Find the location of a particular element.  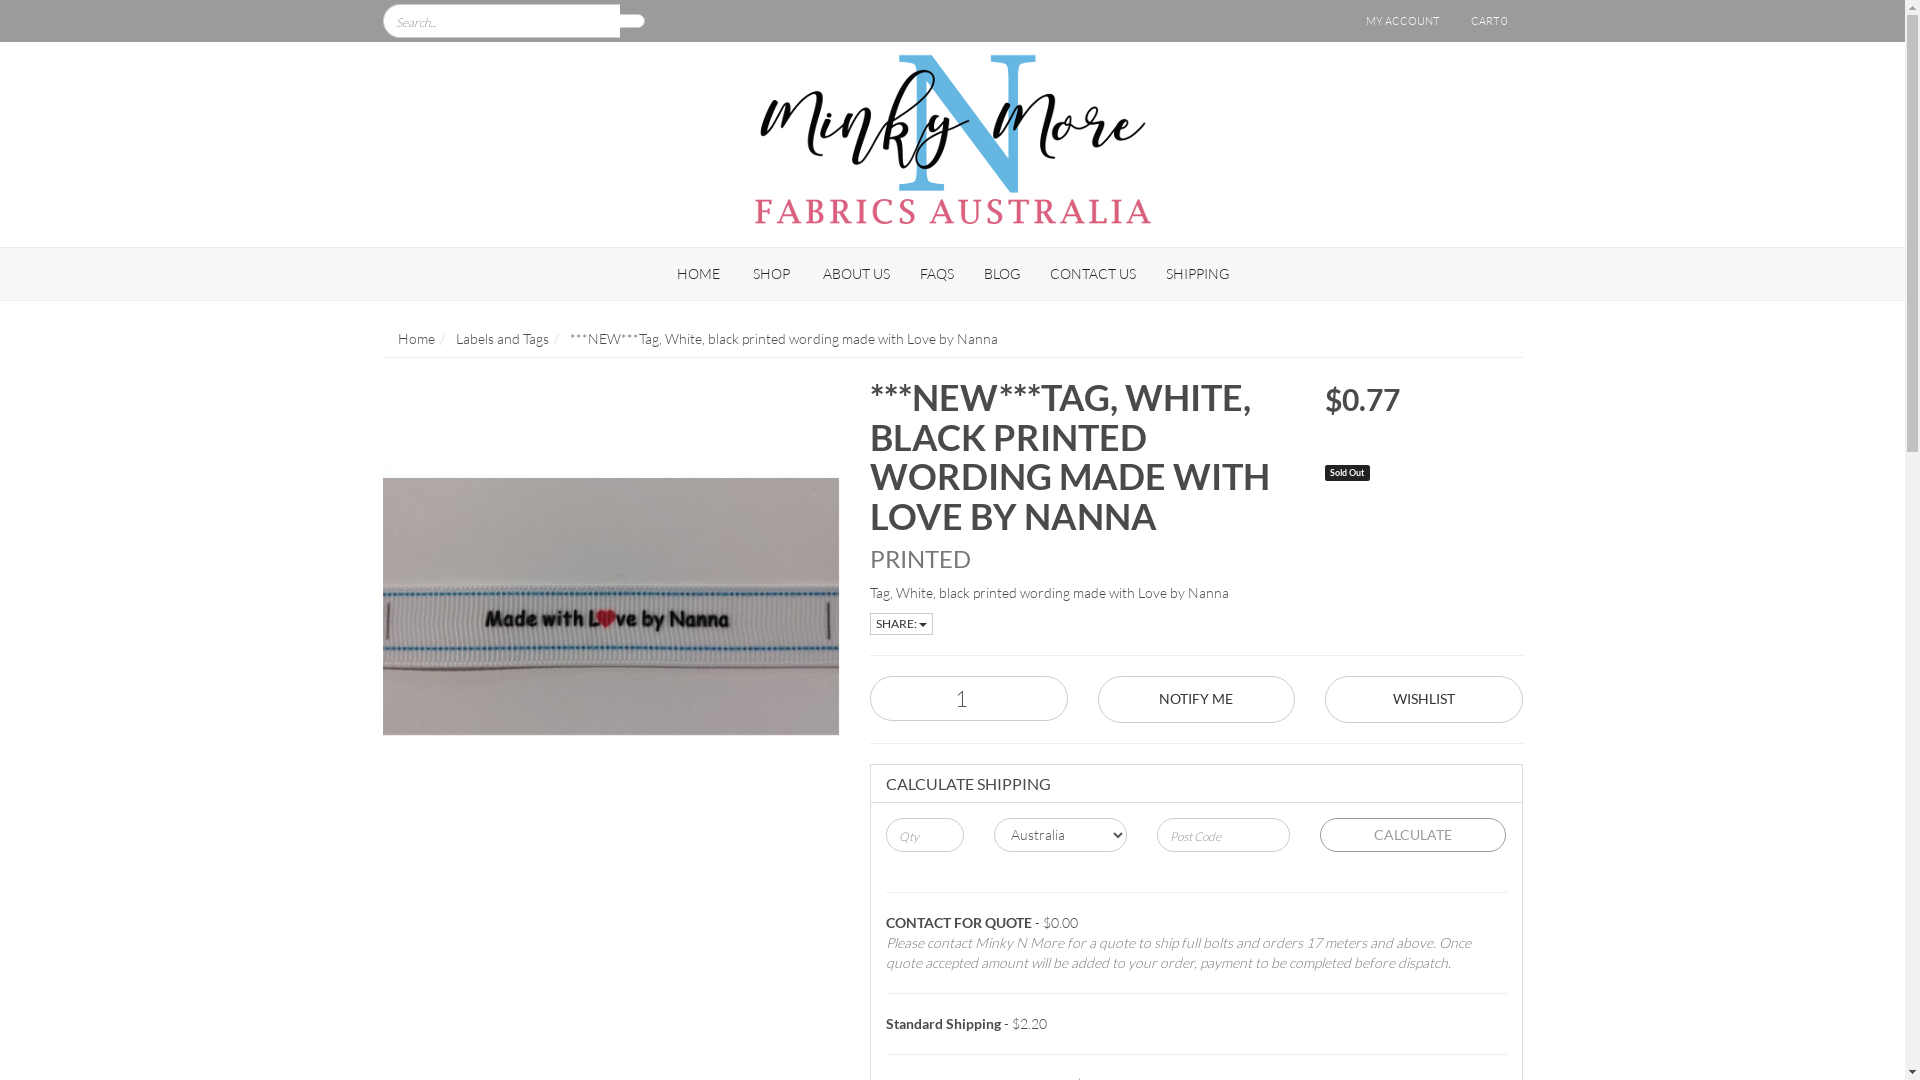

'CALCULATE' is located at coordinates (1412, 834).